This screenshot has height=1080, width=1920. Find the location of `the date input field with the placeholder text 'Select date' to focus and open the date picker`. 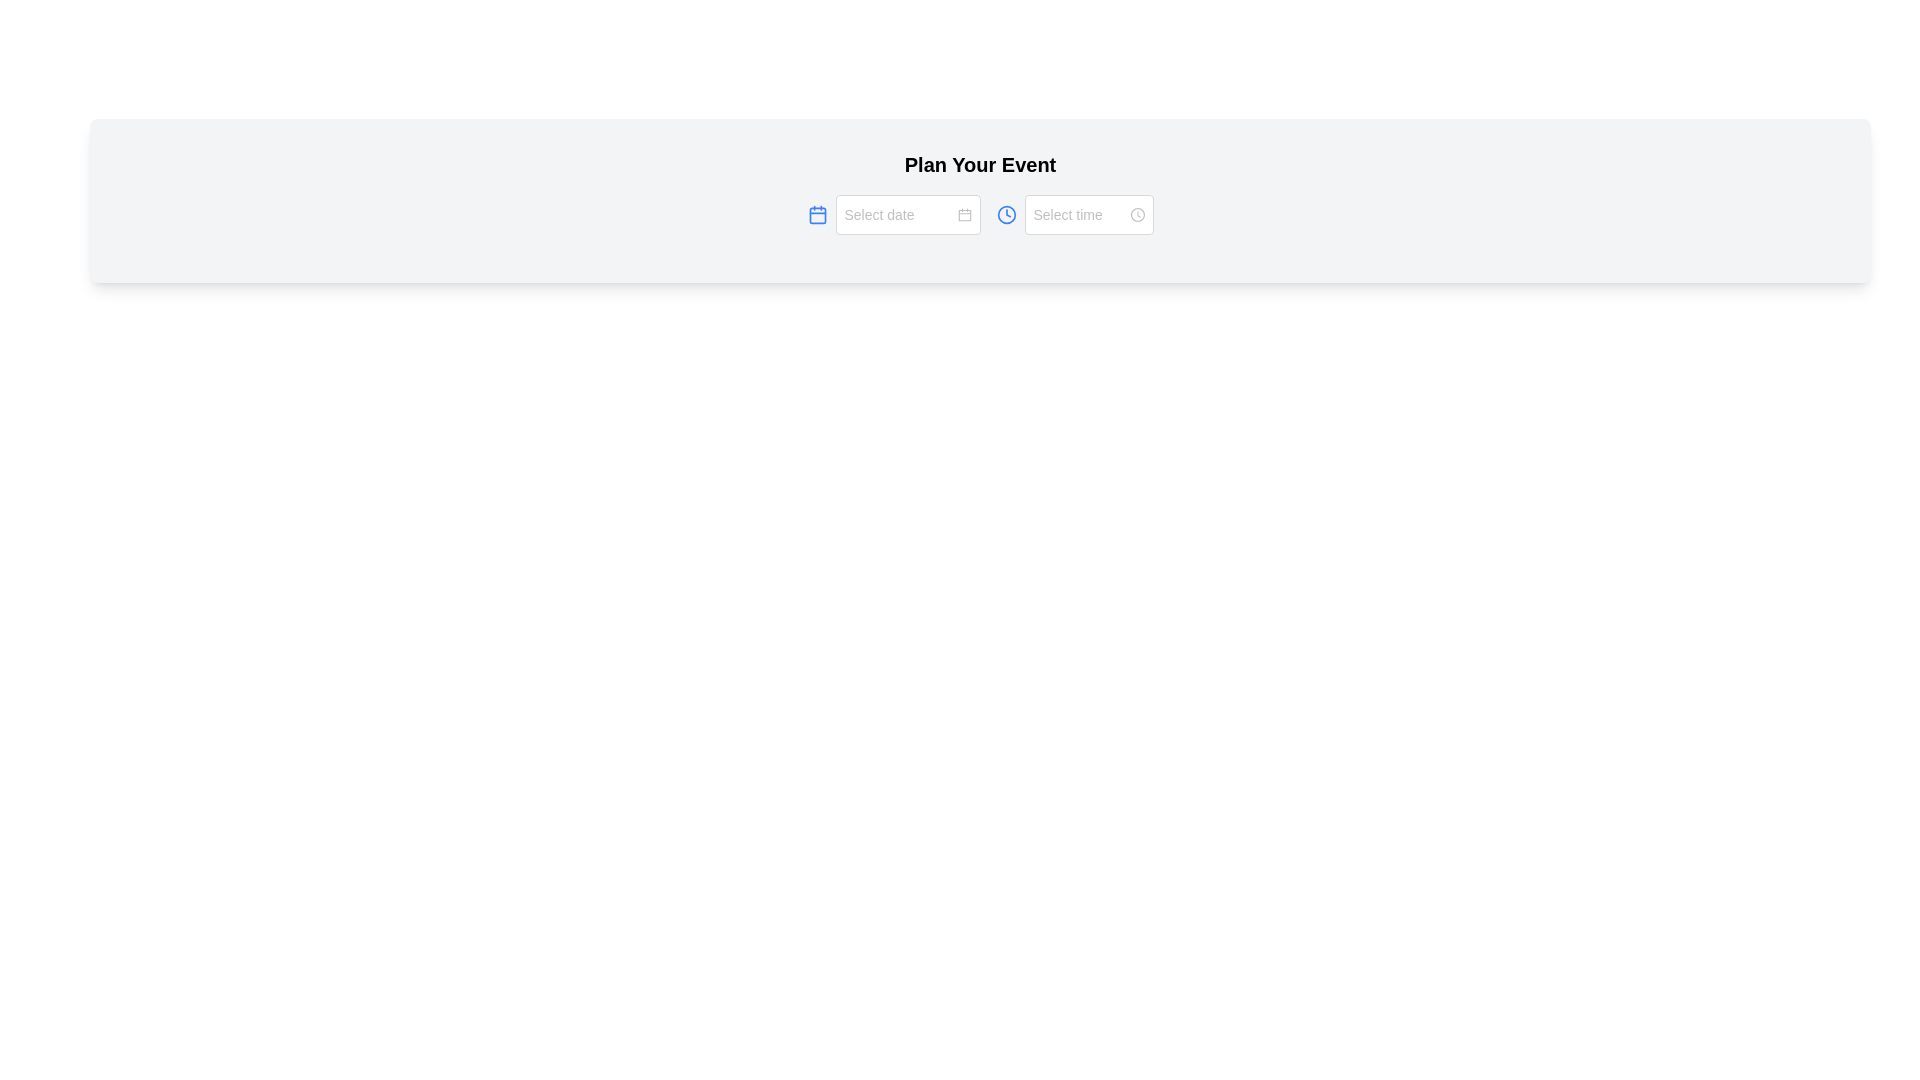

the date input field with the placeholder text 'Select date' to focus and open the date picker is located at coordinates (906, 215).